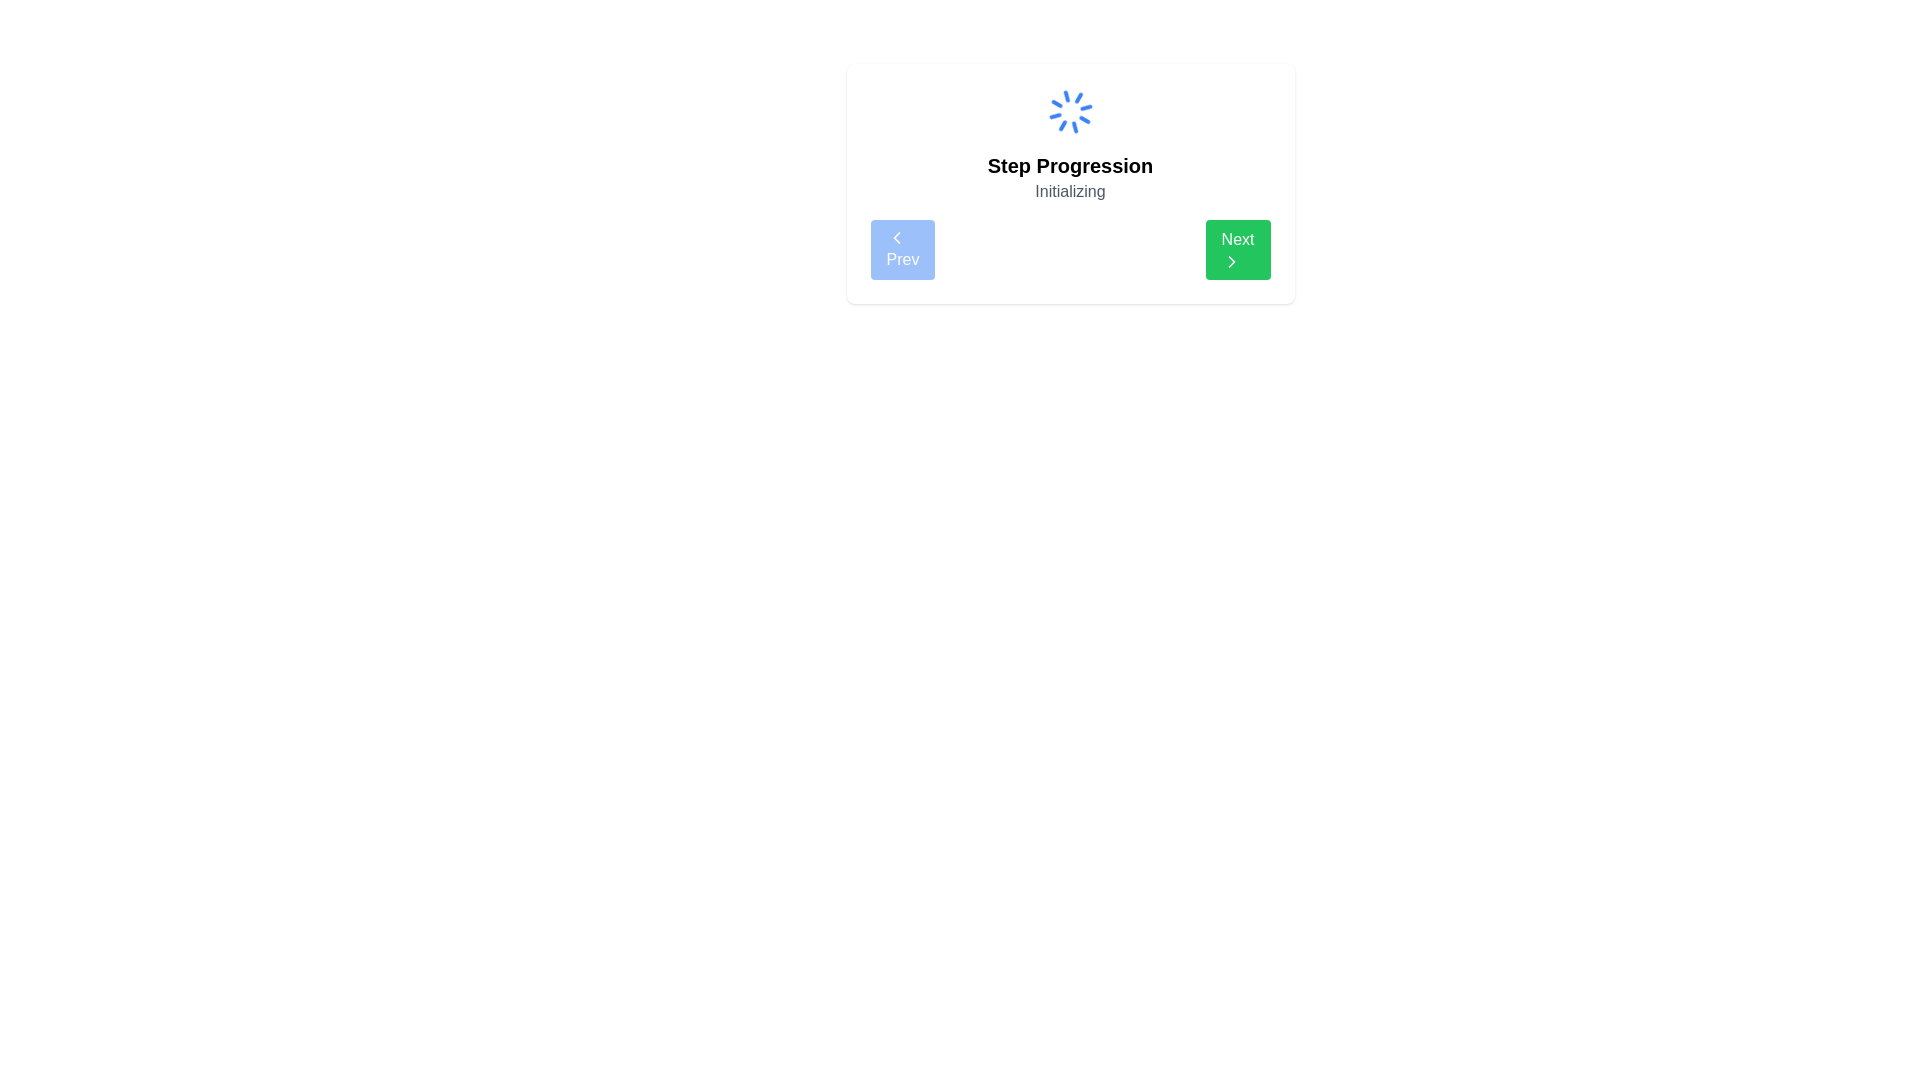  What do you see at coordinates (1069, 164) in the screenshot?
I see `the static text header indicating the current step of progression, which is located between a loading spinner and the text 'Initializing'` at bounding box center [1069, 164].